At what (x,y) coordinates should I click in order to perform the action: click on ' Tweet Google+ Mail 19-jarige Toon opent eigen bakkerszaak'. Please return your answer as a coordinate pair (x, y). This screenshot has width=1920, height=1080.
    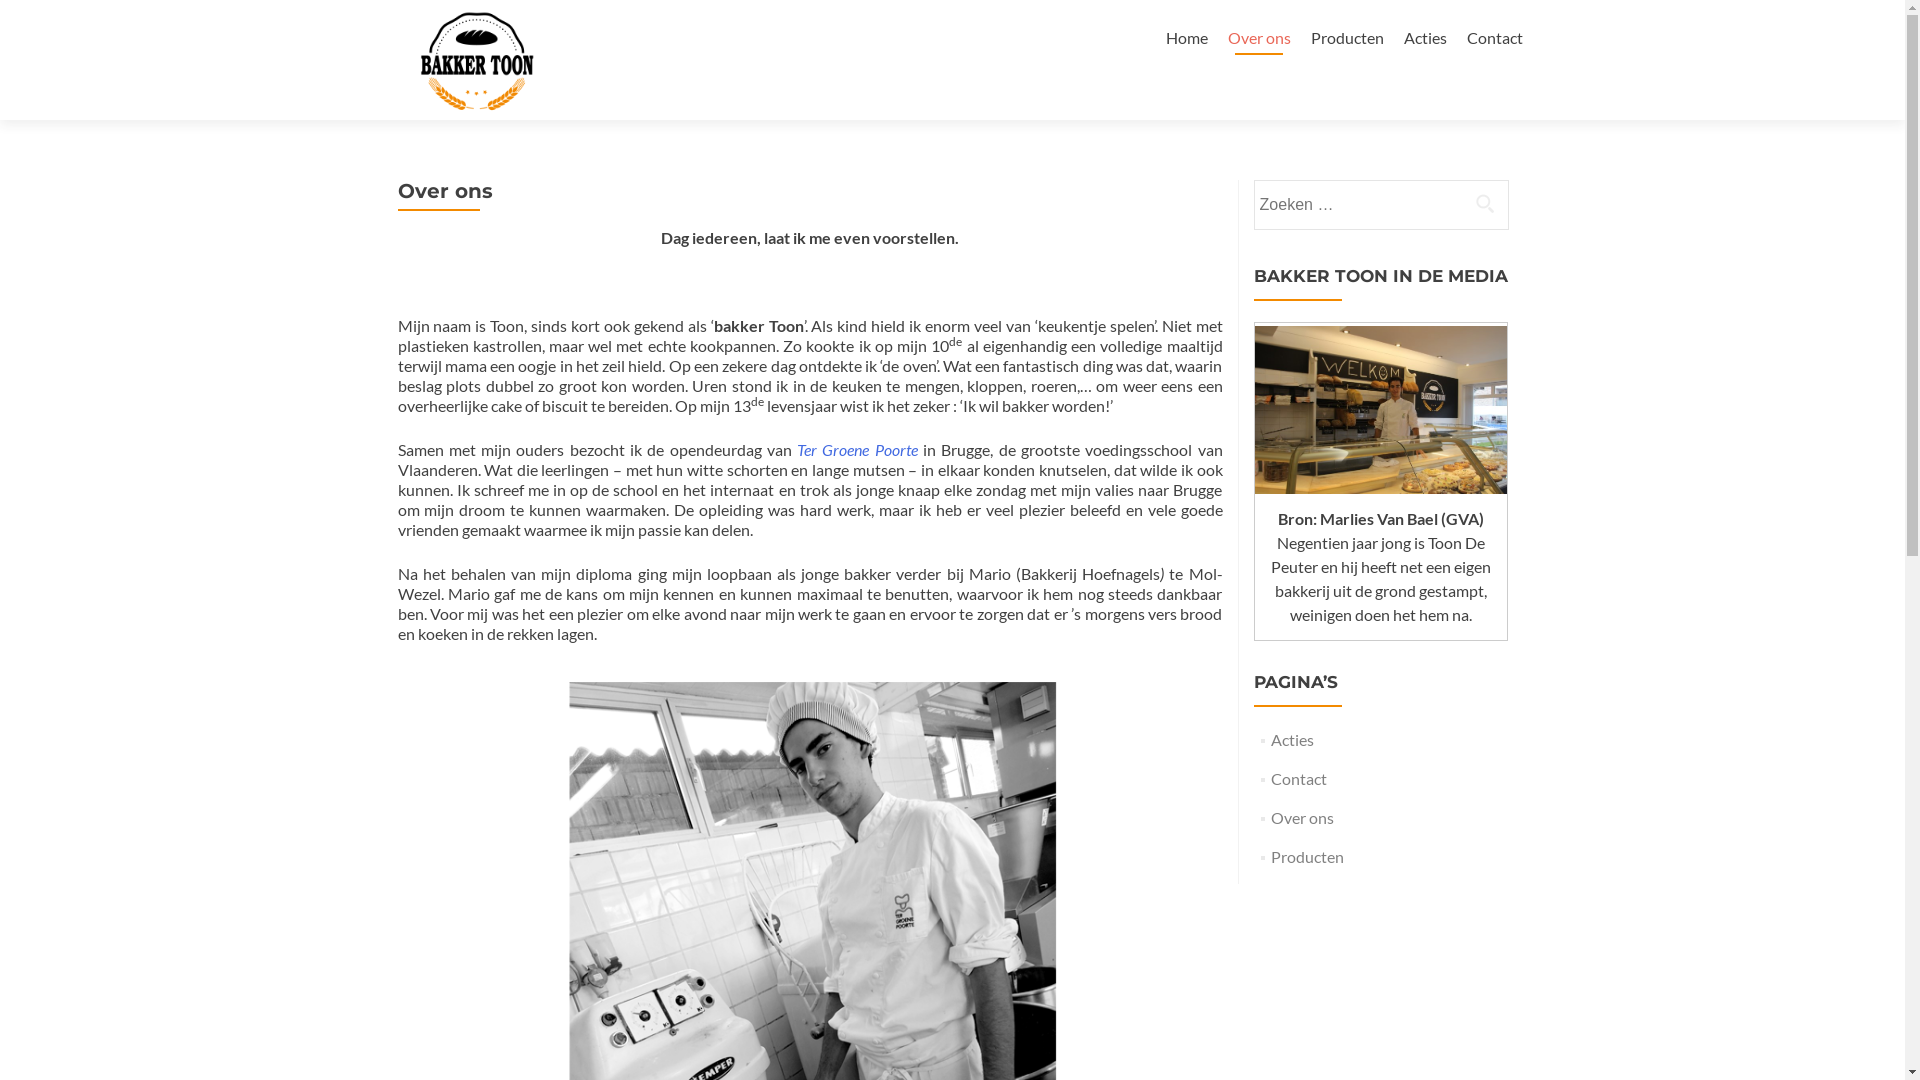
    Looking at the image, I should click on (1379, 408).